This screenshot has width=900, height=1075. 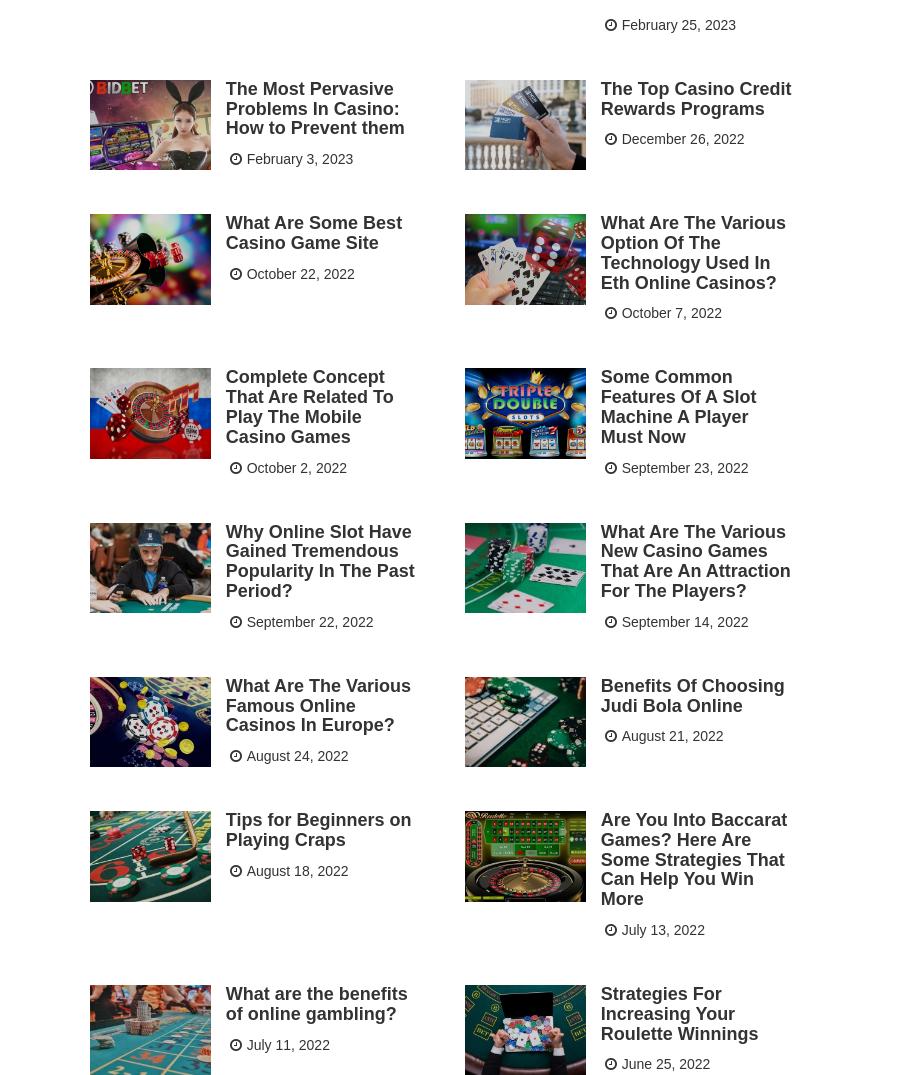 I want to click on 'September 22, 2022', so click(x=244, y=618).